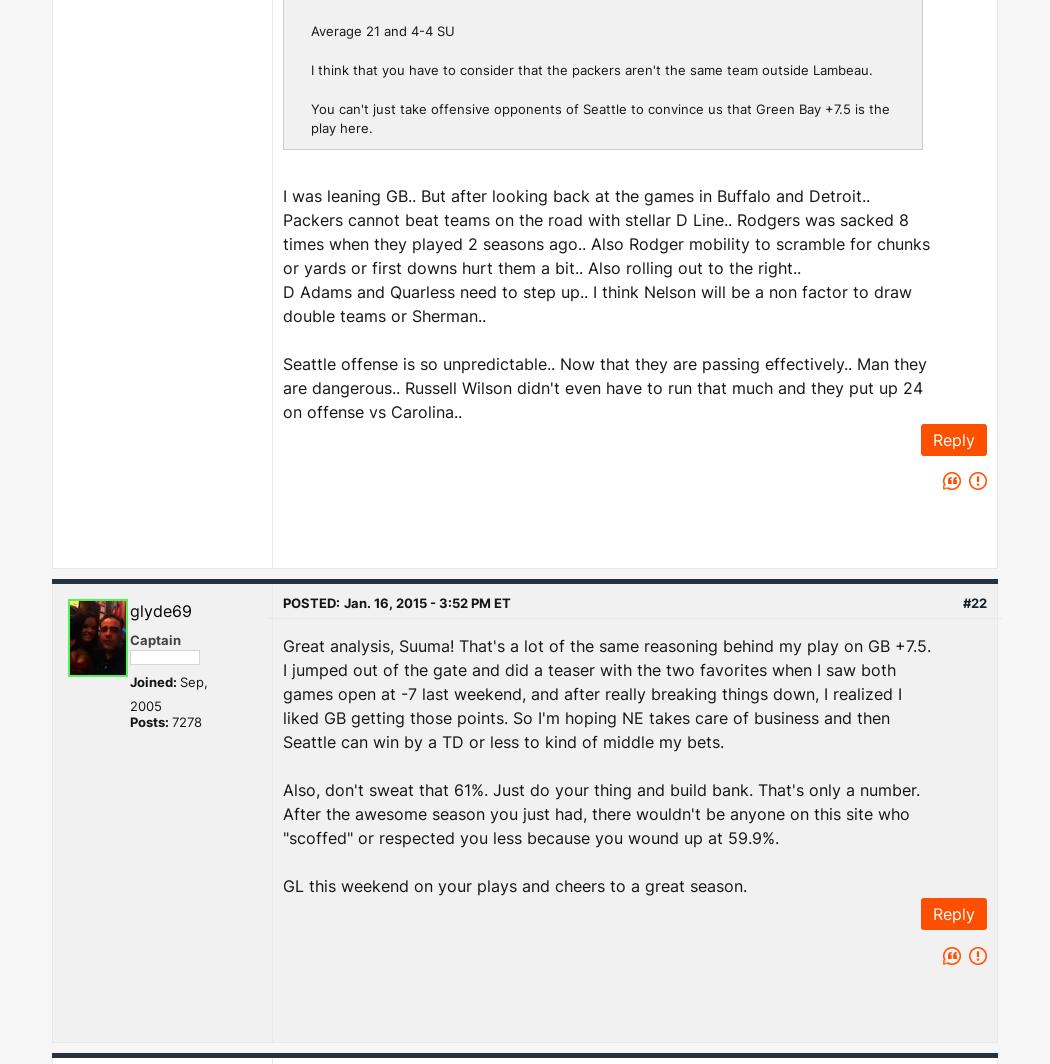 The width and height of the screenshot is (1050, 1064). What do you see at coordinates (311, 602) in the screenshot?
I see `'Posted:'` at bounding box center [311, 602].